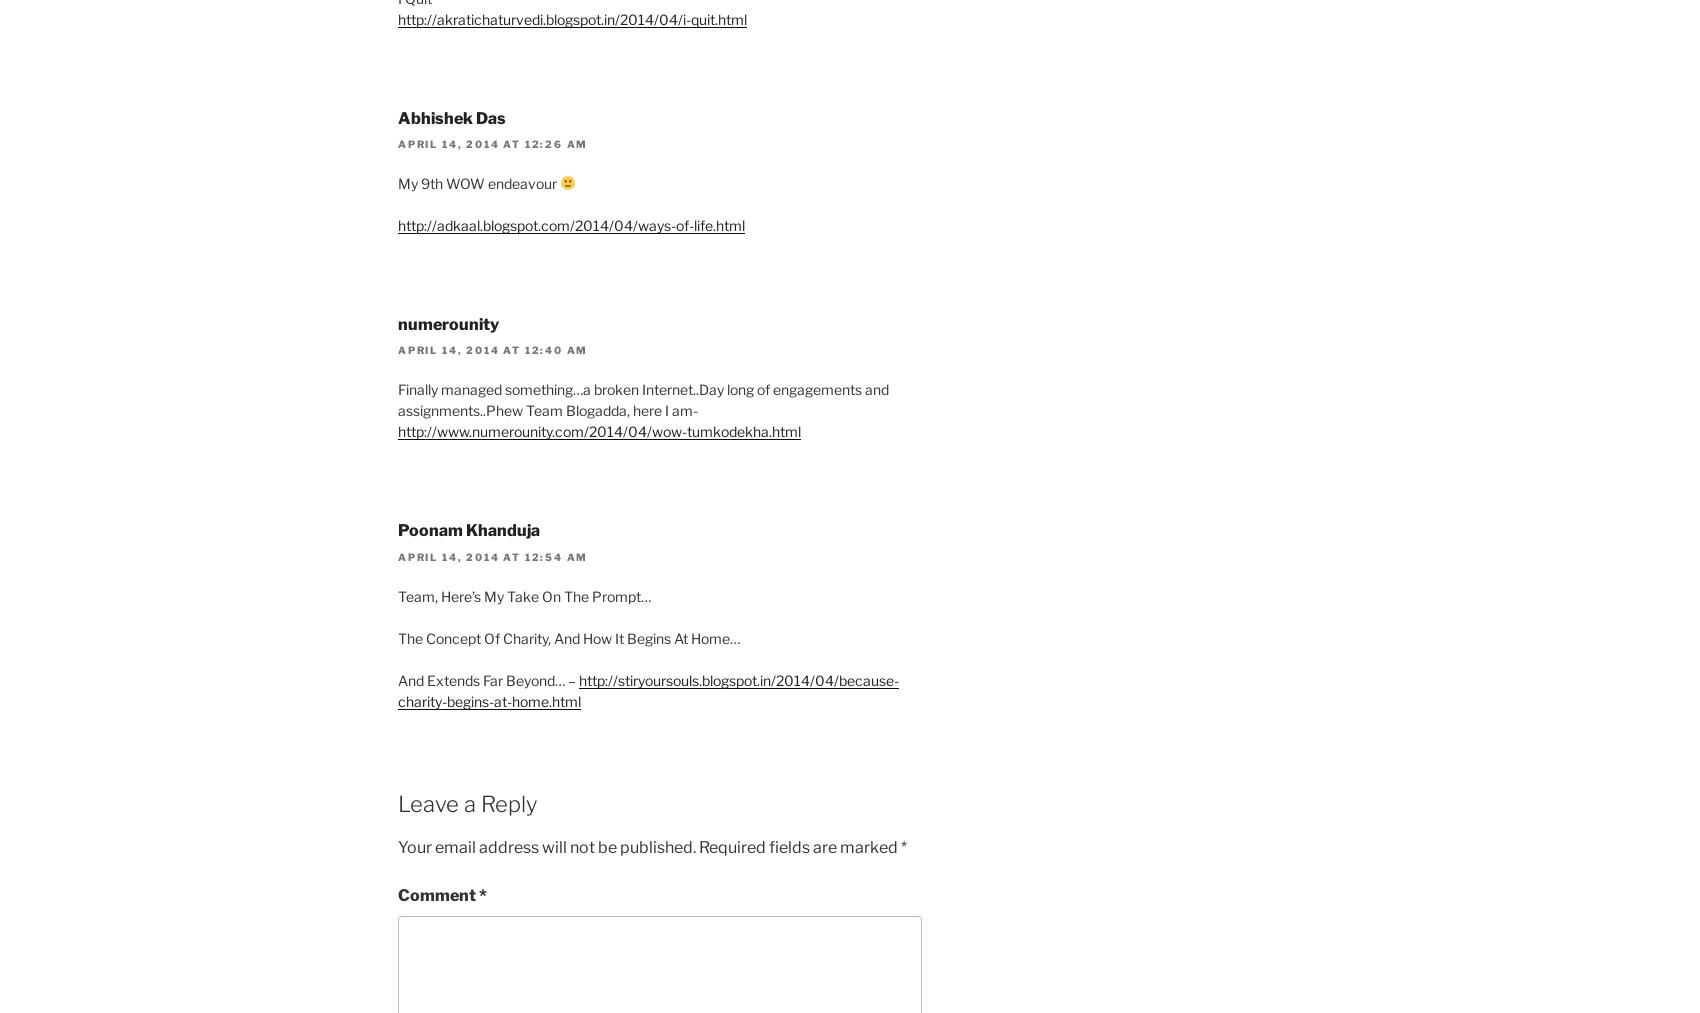  What do you see at coordinates (524, 595) in the screenshot?
I see `'Team, Here’s My Take On The Prompt…'` at bounding box center [524, 595].